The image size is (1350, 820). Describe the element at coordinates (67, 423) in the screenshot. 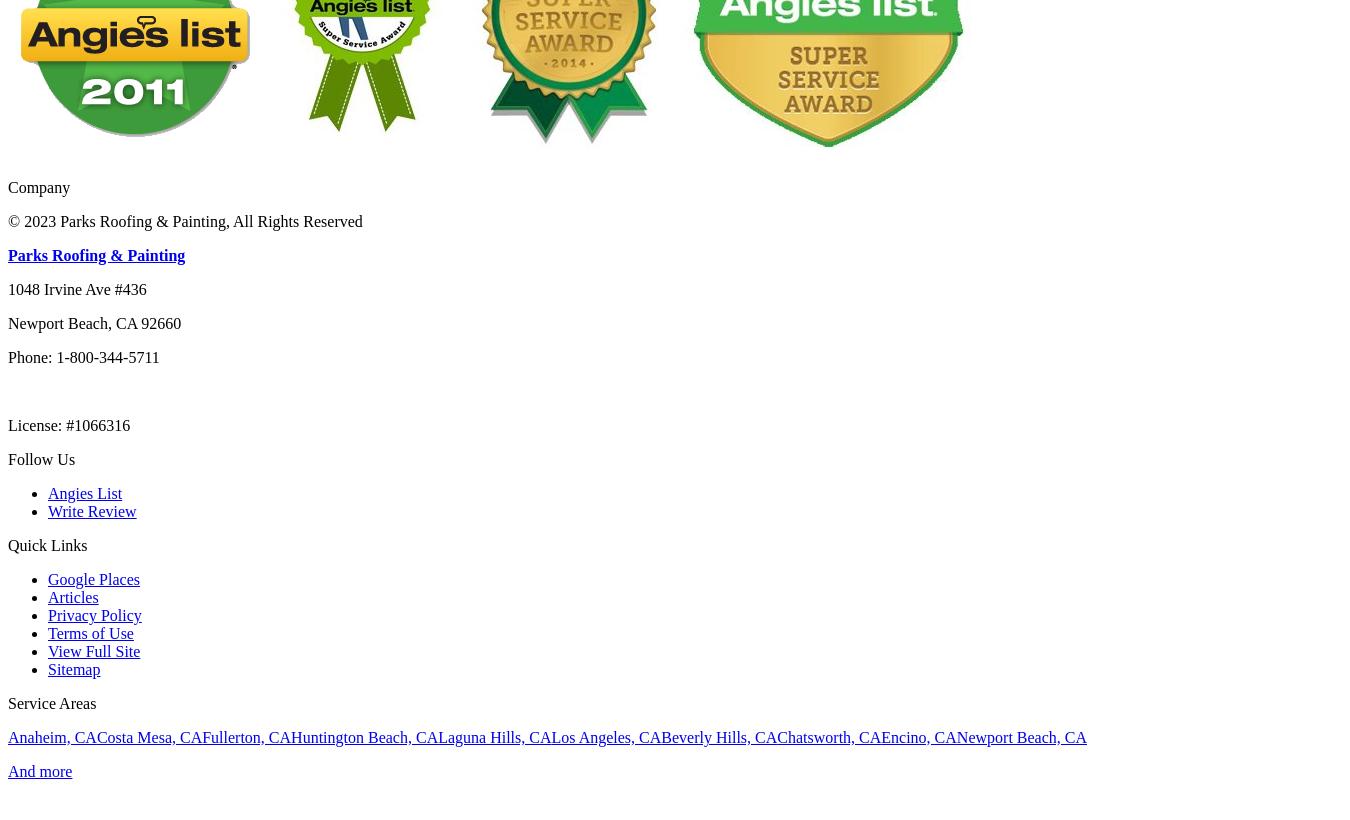

I see `'License: #1066316'` at that location.